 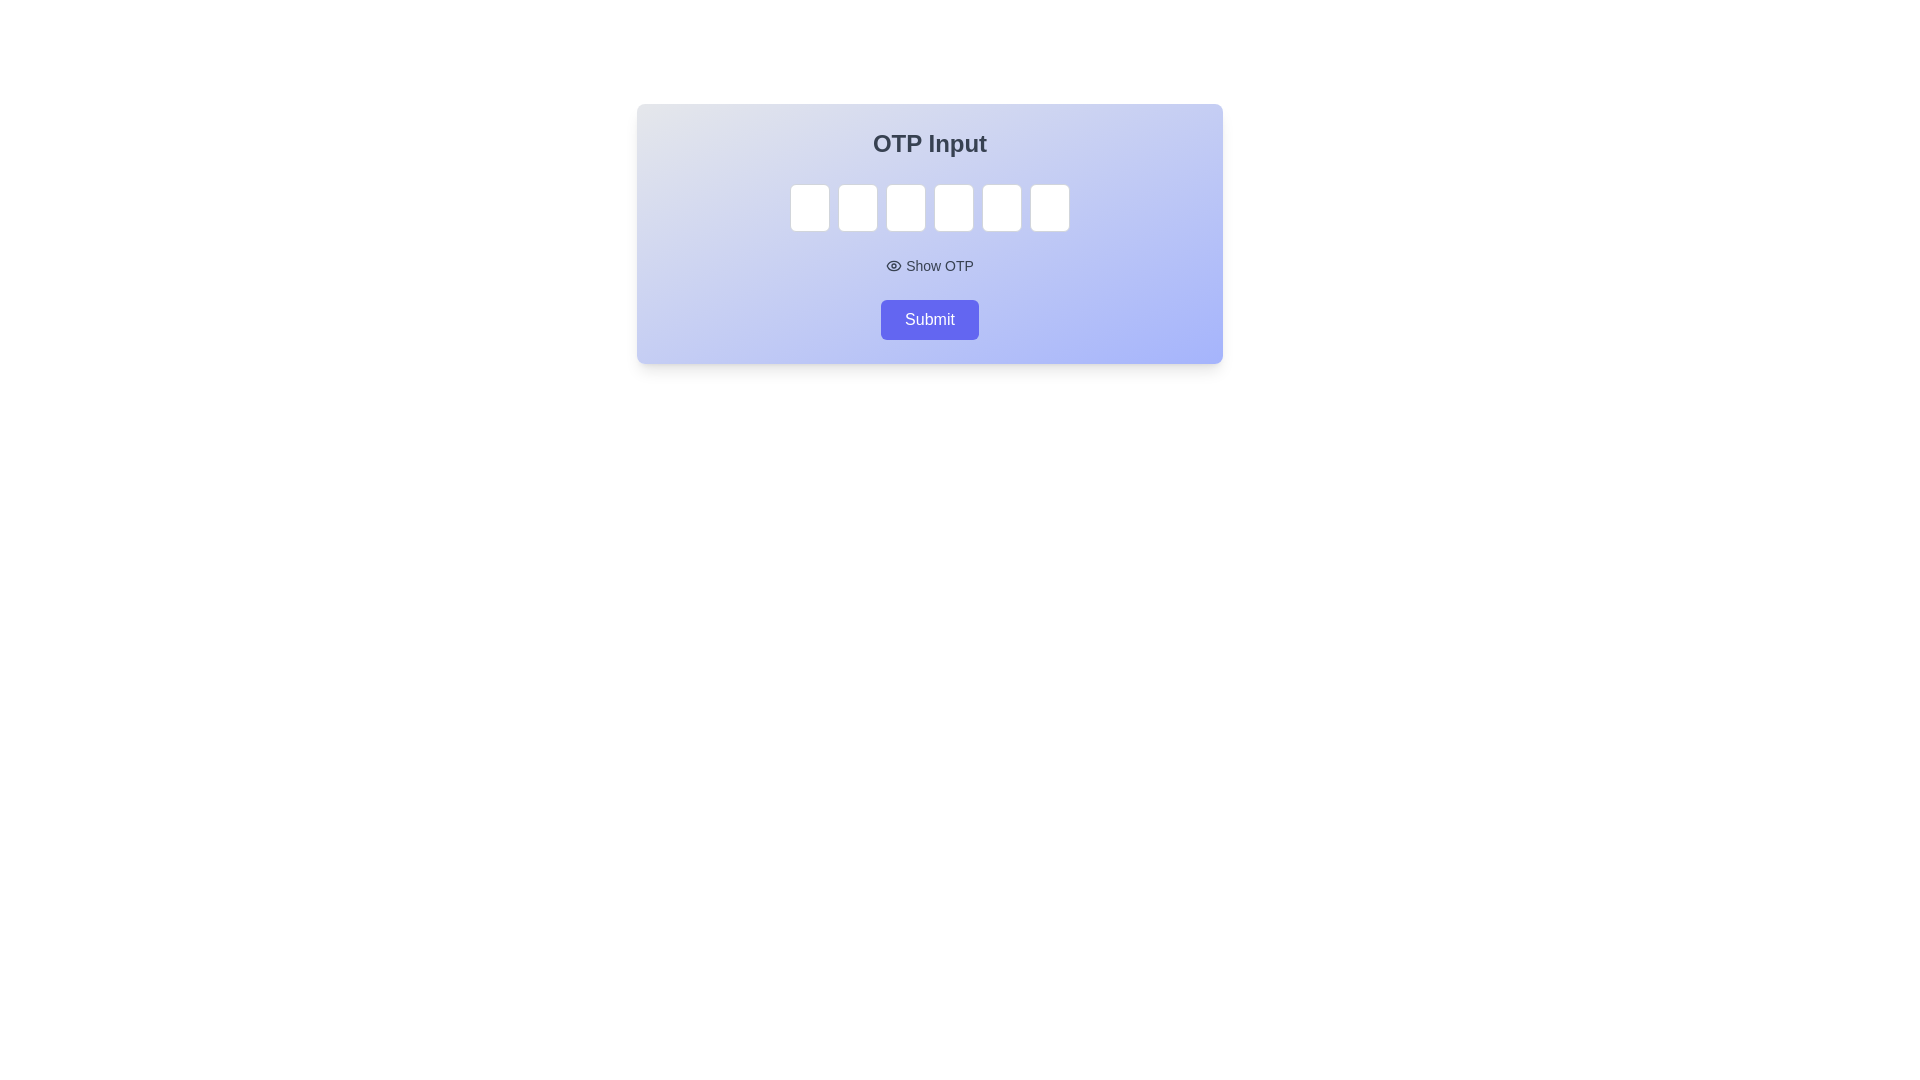 What do you see at coordinates (929, 265) in the screenshot?
I see `the 'Show OTP' label with an eye icon to change its text color` at bounding box center [929, 265].